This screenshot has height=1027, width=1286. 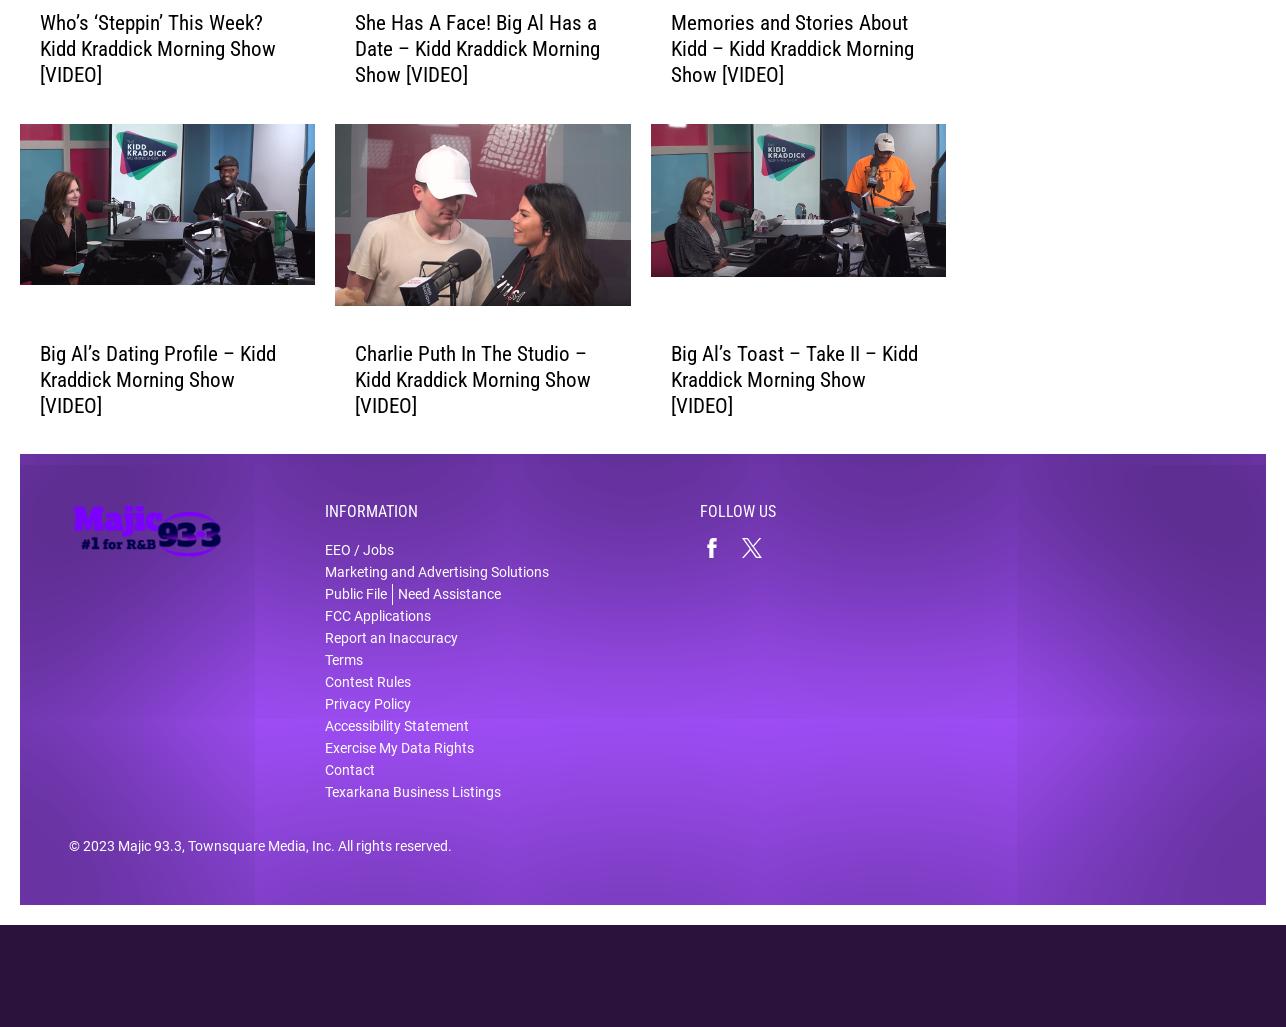 What do you see at coordinates (670, 393) in the screenshot?
I see `'Big Al’s Toast – Take II – Kidd Kraddick Morning Show [VIDEO]'` at bounding box center [670, 393].